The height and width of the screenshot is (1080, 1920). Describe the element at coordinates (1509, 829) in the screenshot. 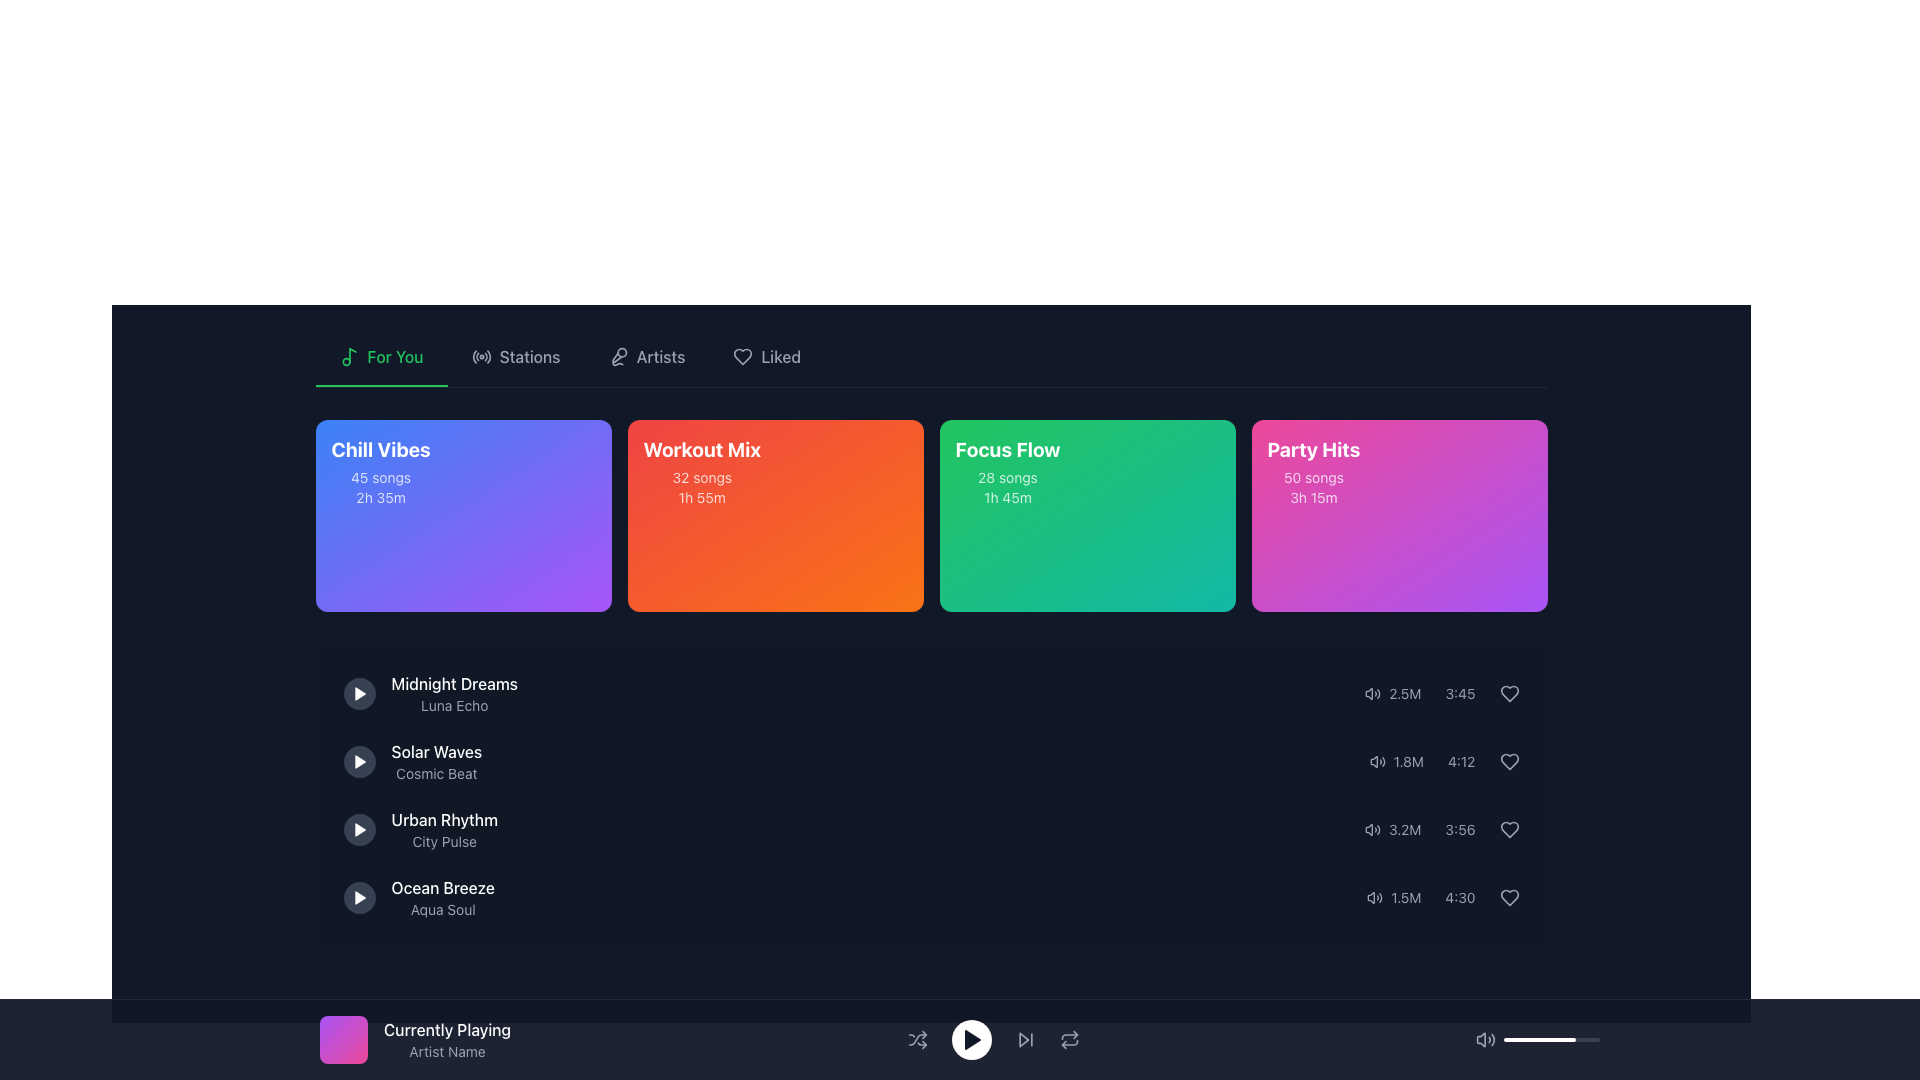

I see `the heart-shaped interactive icon button located at the far right end of the row containing '3.2M' and '3:56'` at that location.